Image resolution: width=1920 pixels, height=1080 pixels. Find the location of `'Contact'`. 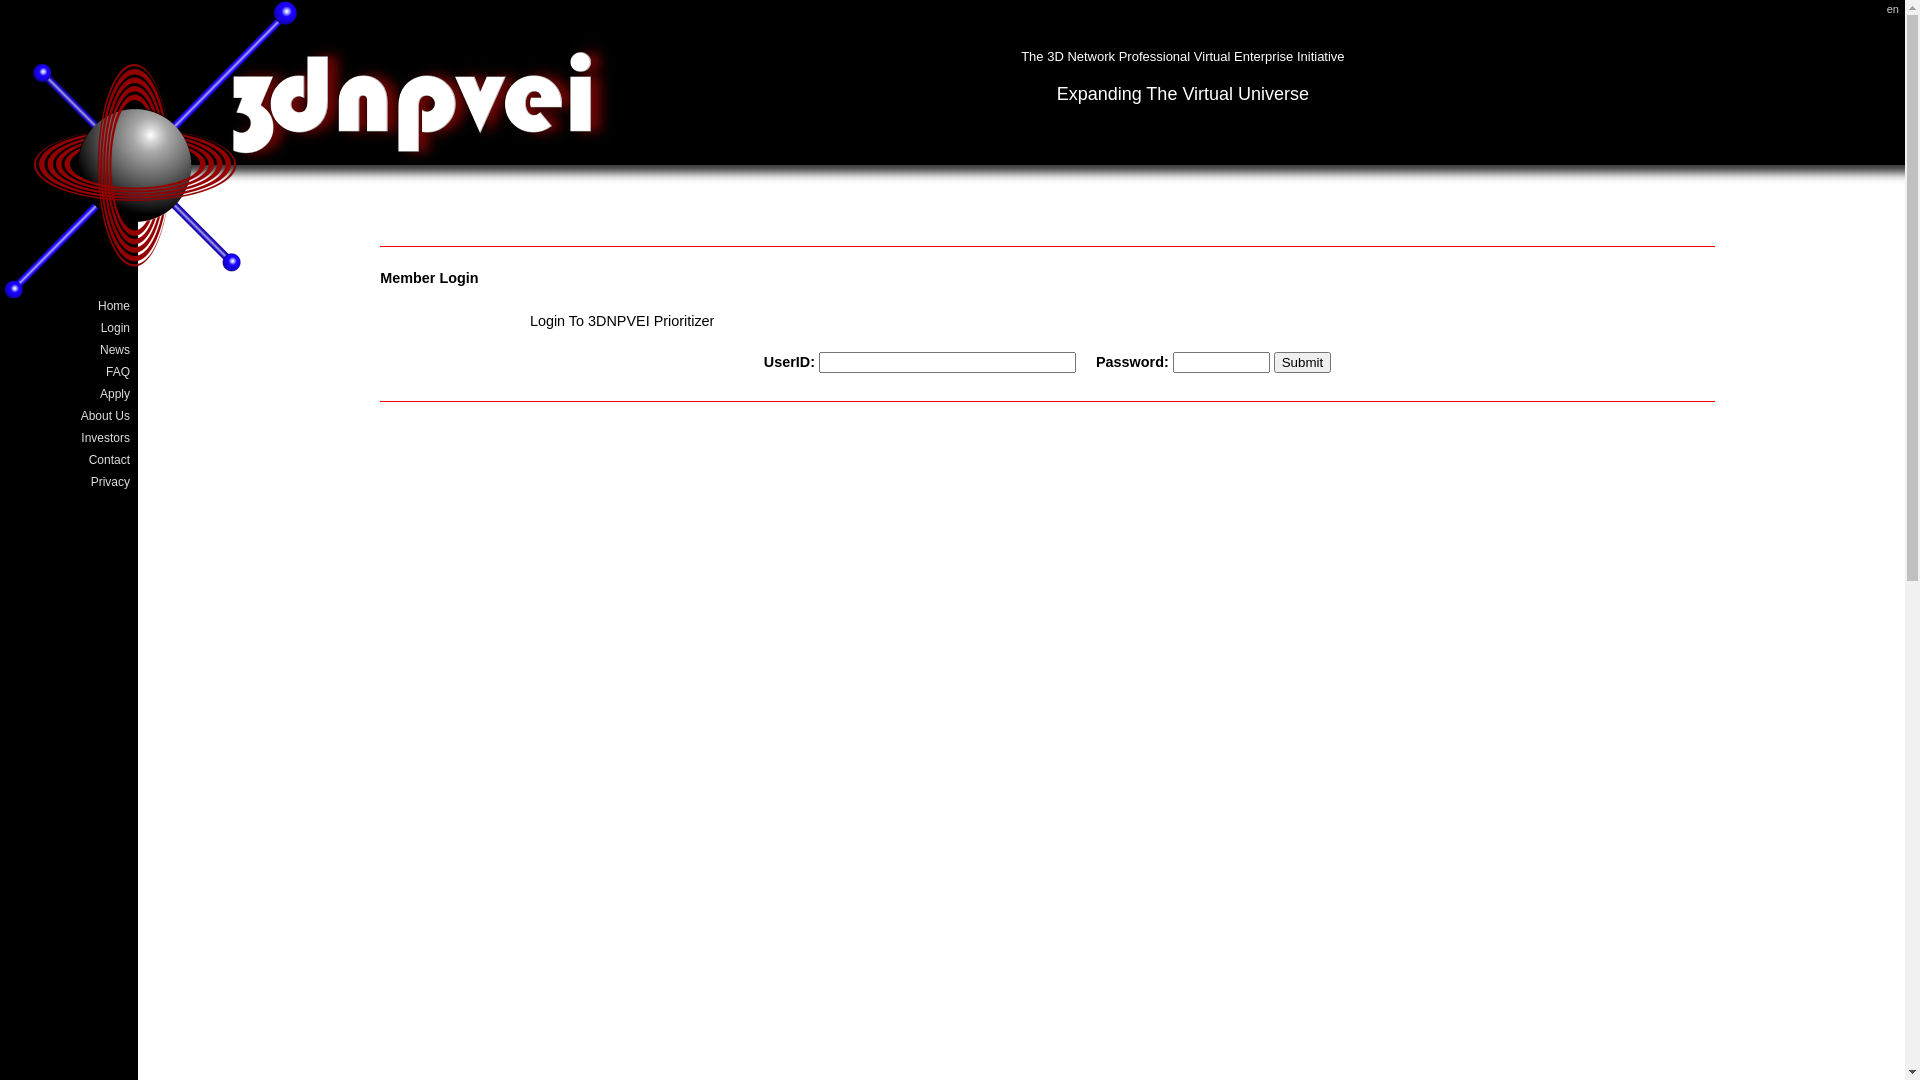

'Contact' is located at coordinates (70, 459).